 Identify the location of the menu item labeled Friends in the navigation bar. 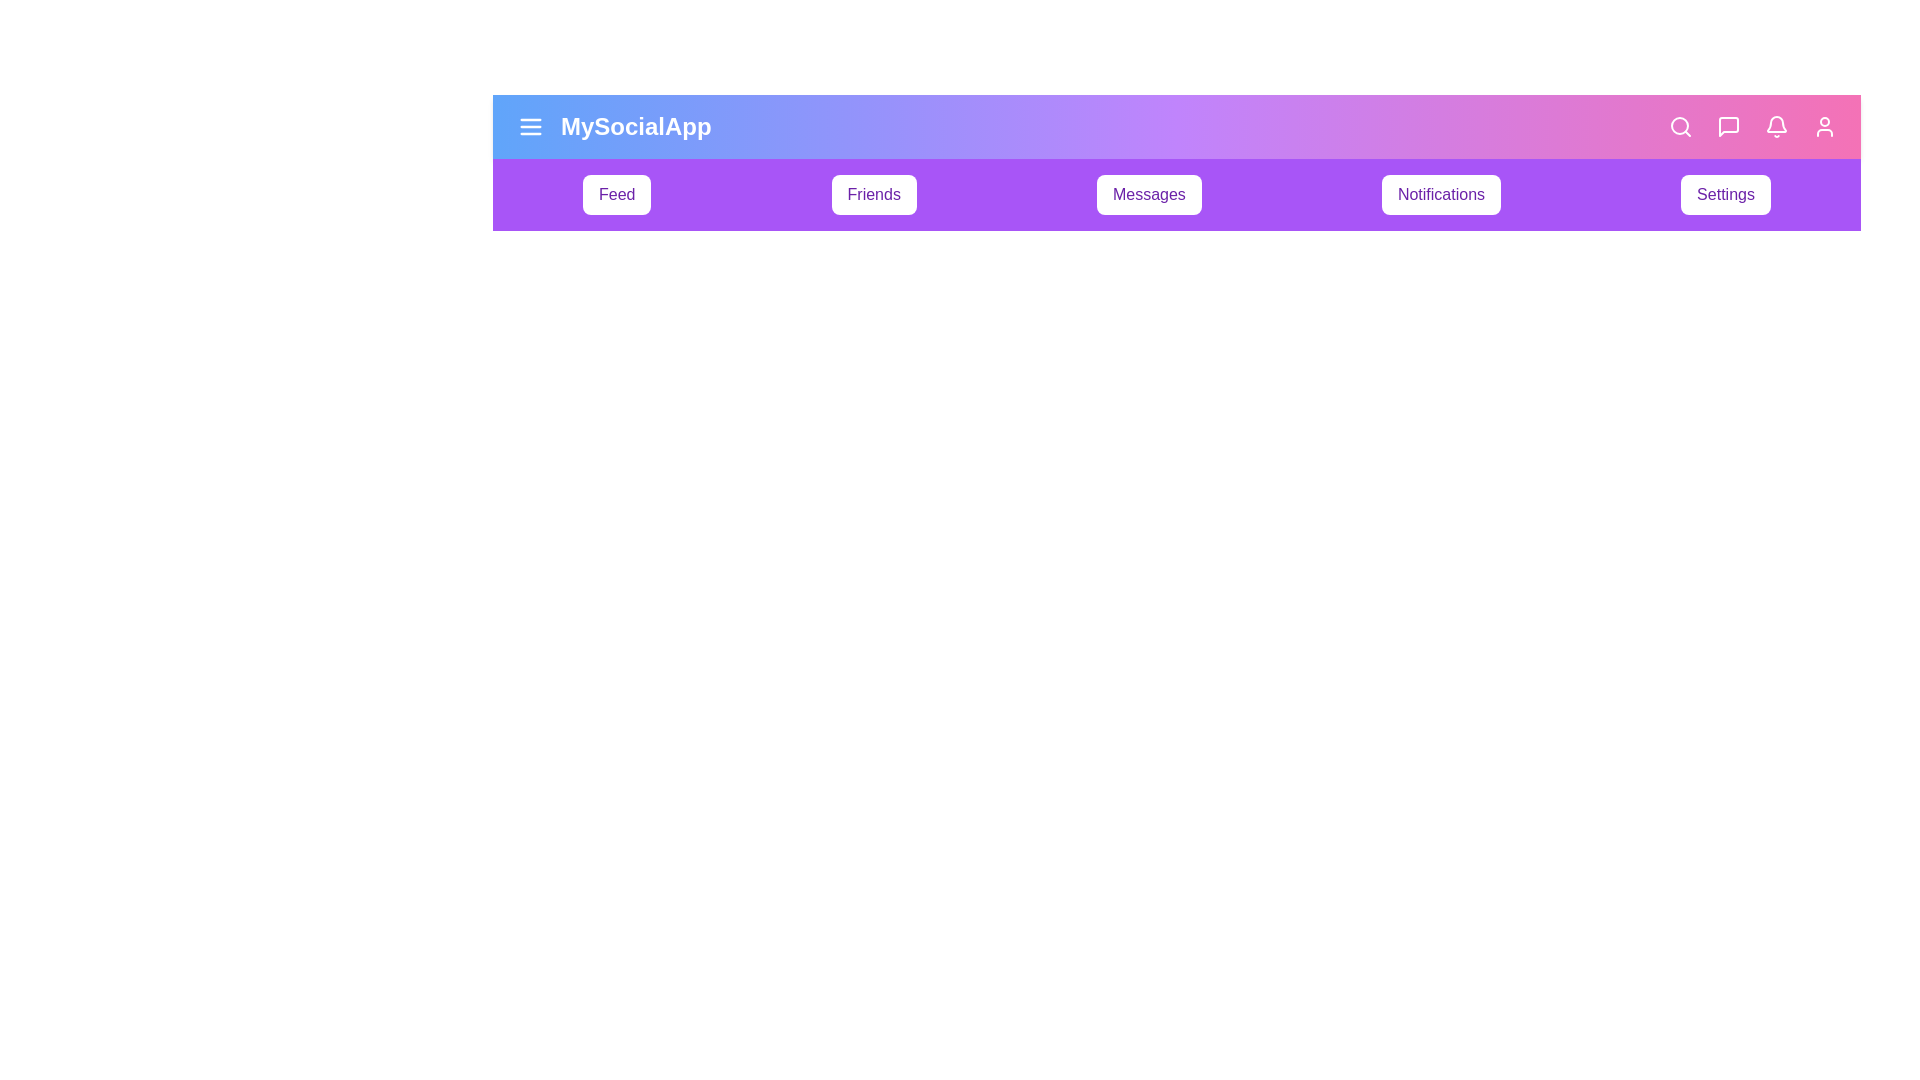
(874, 195).